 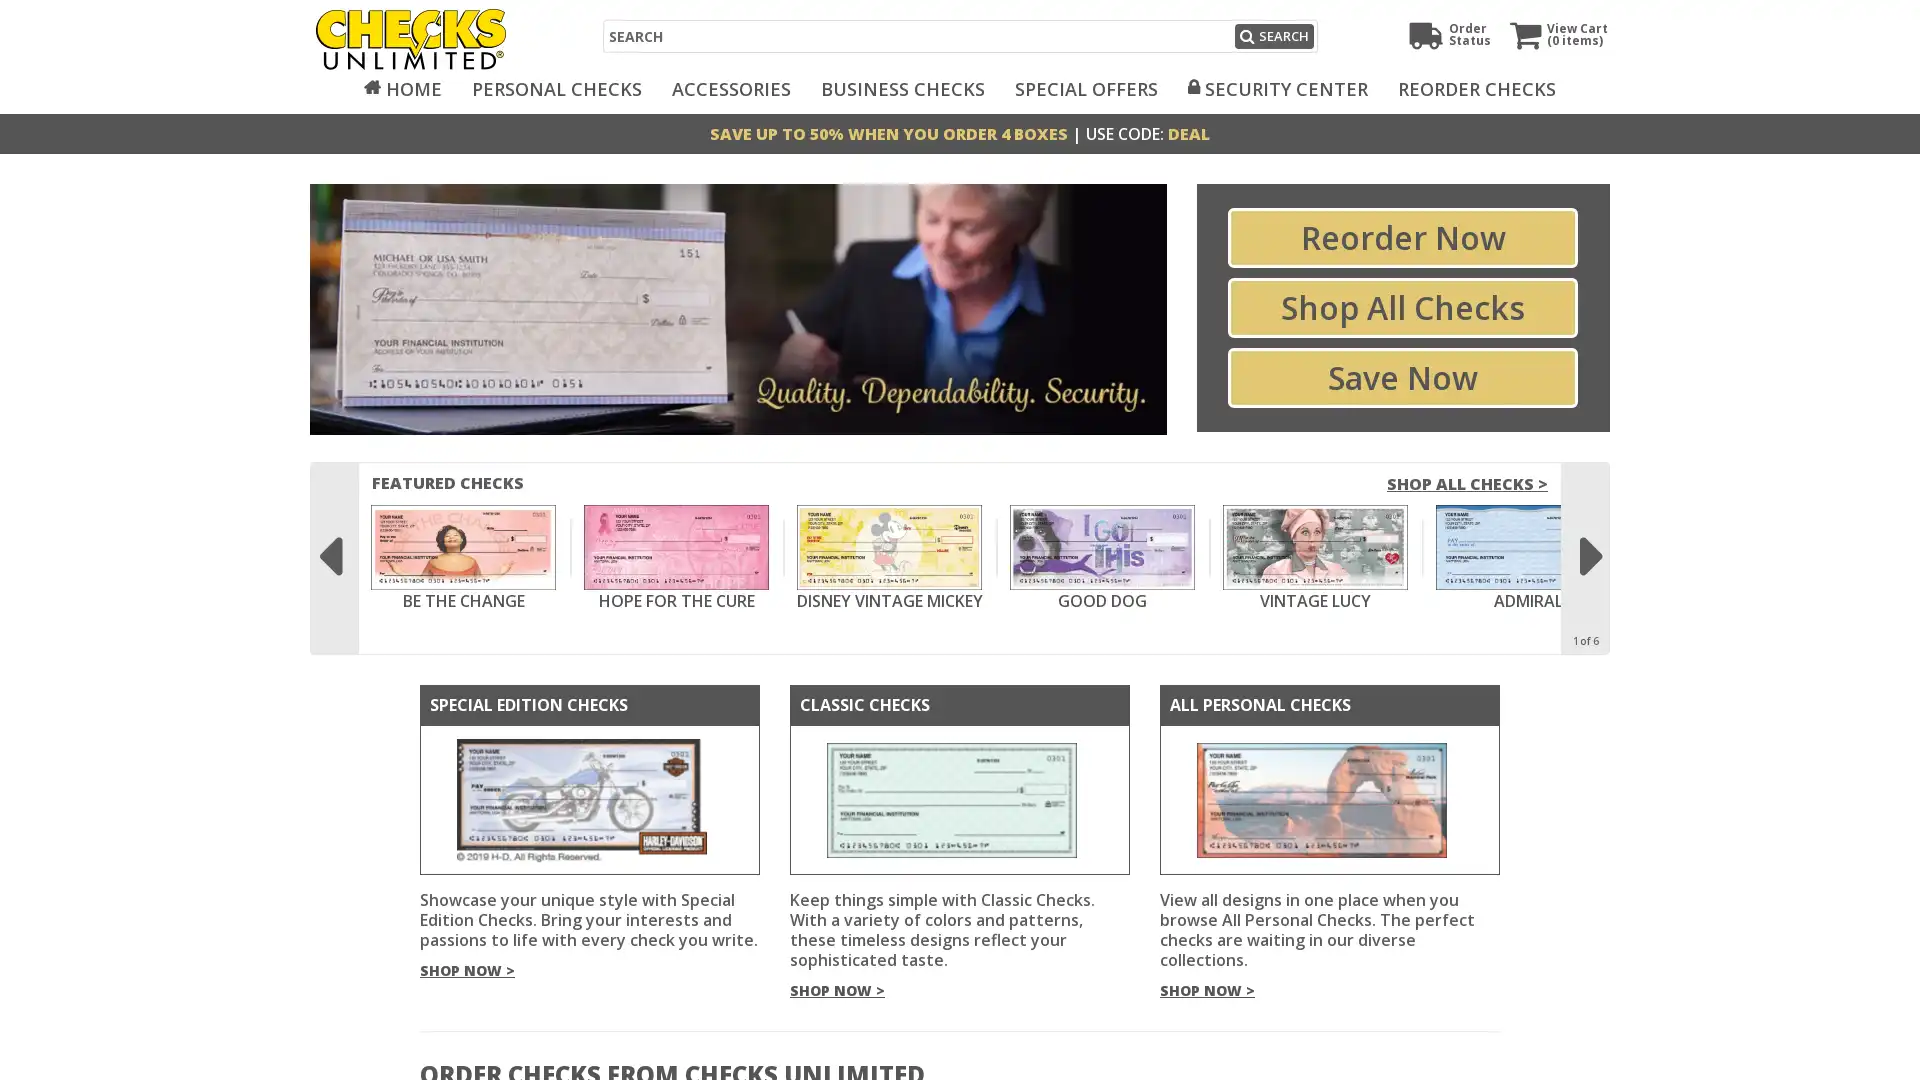 What do you see at coordinates (1589, 546) in the screenshot?
I see `Next` at bounding box center [1589, 546].